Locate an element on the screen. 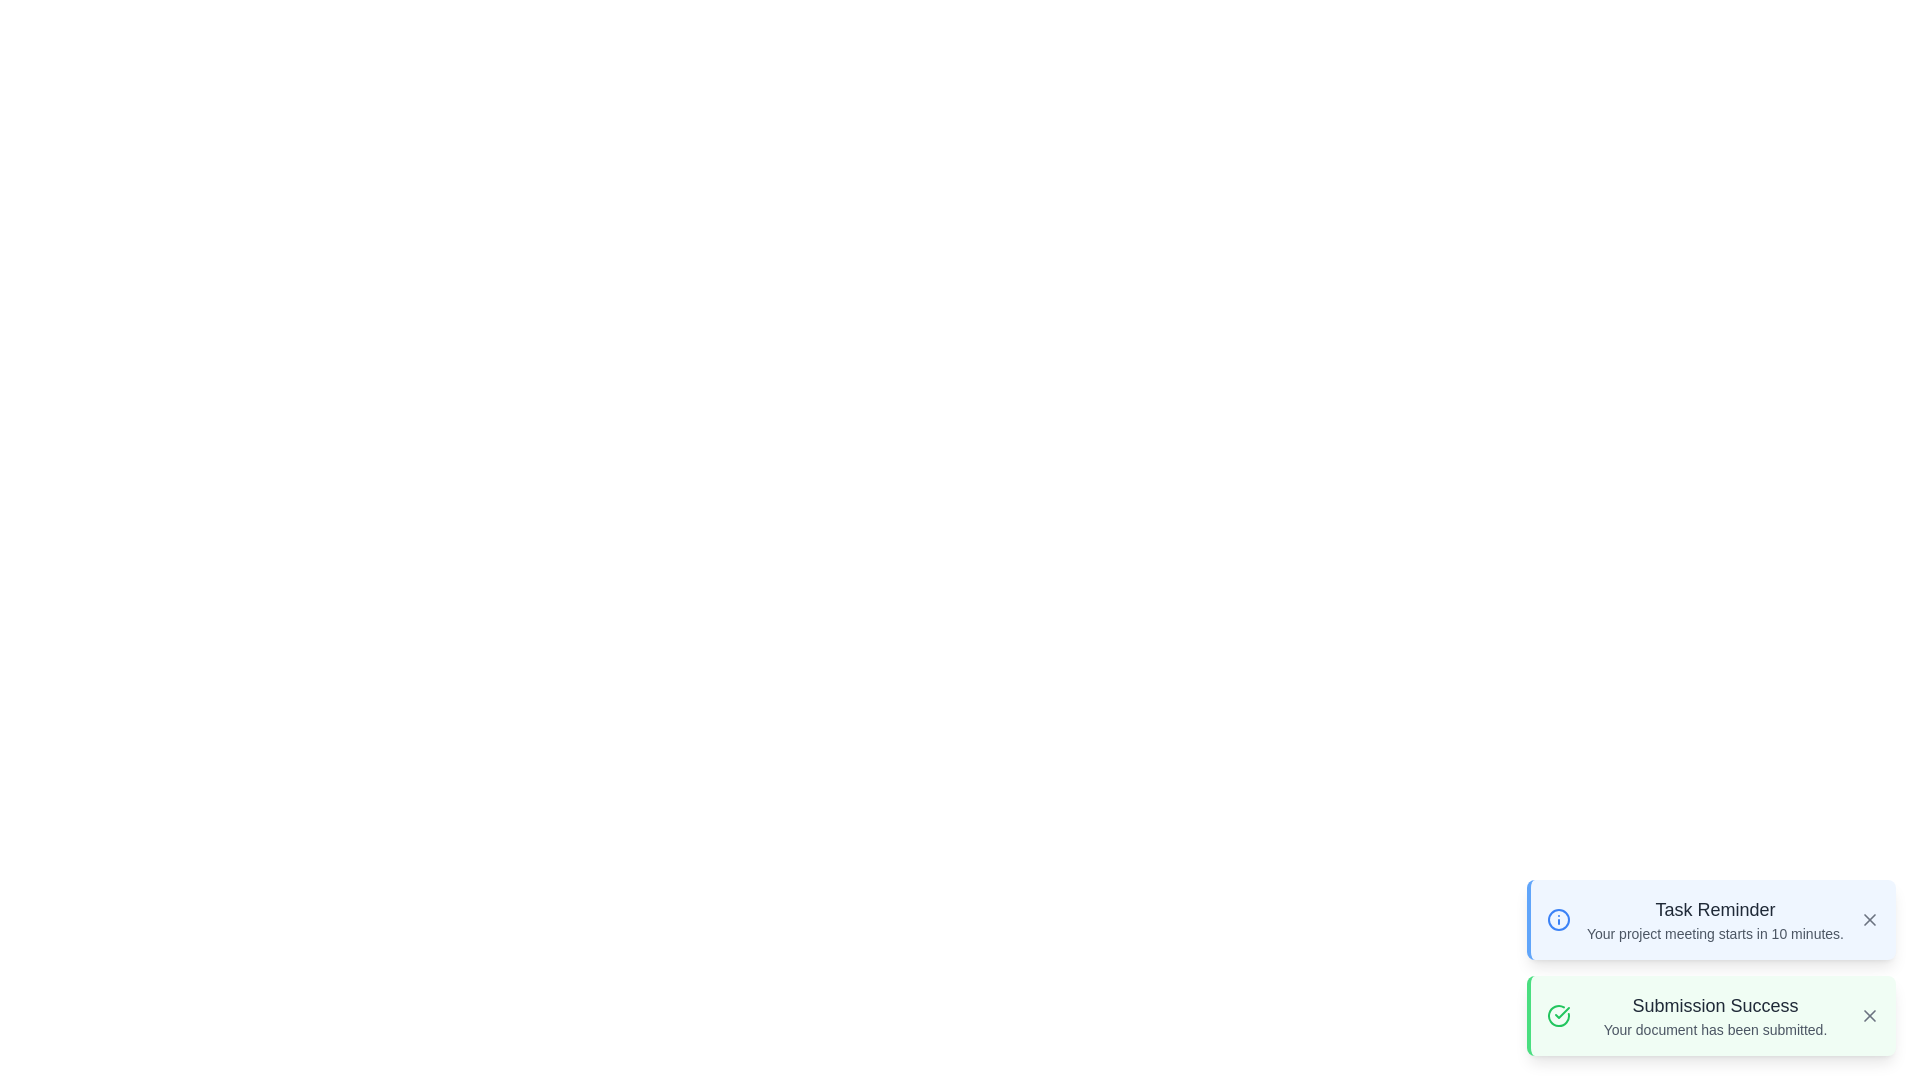 The image size is (1920, 1080). close button on the Snackbar with title Submission Success is located at coordinates (1869, 1015).